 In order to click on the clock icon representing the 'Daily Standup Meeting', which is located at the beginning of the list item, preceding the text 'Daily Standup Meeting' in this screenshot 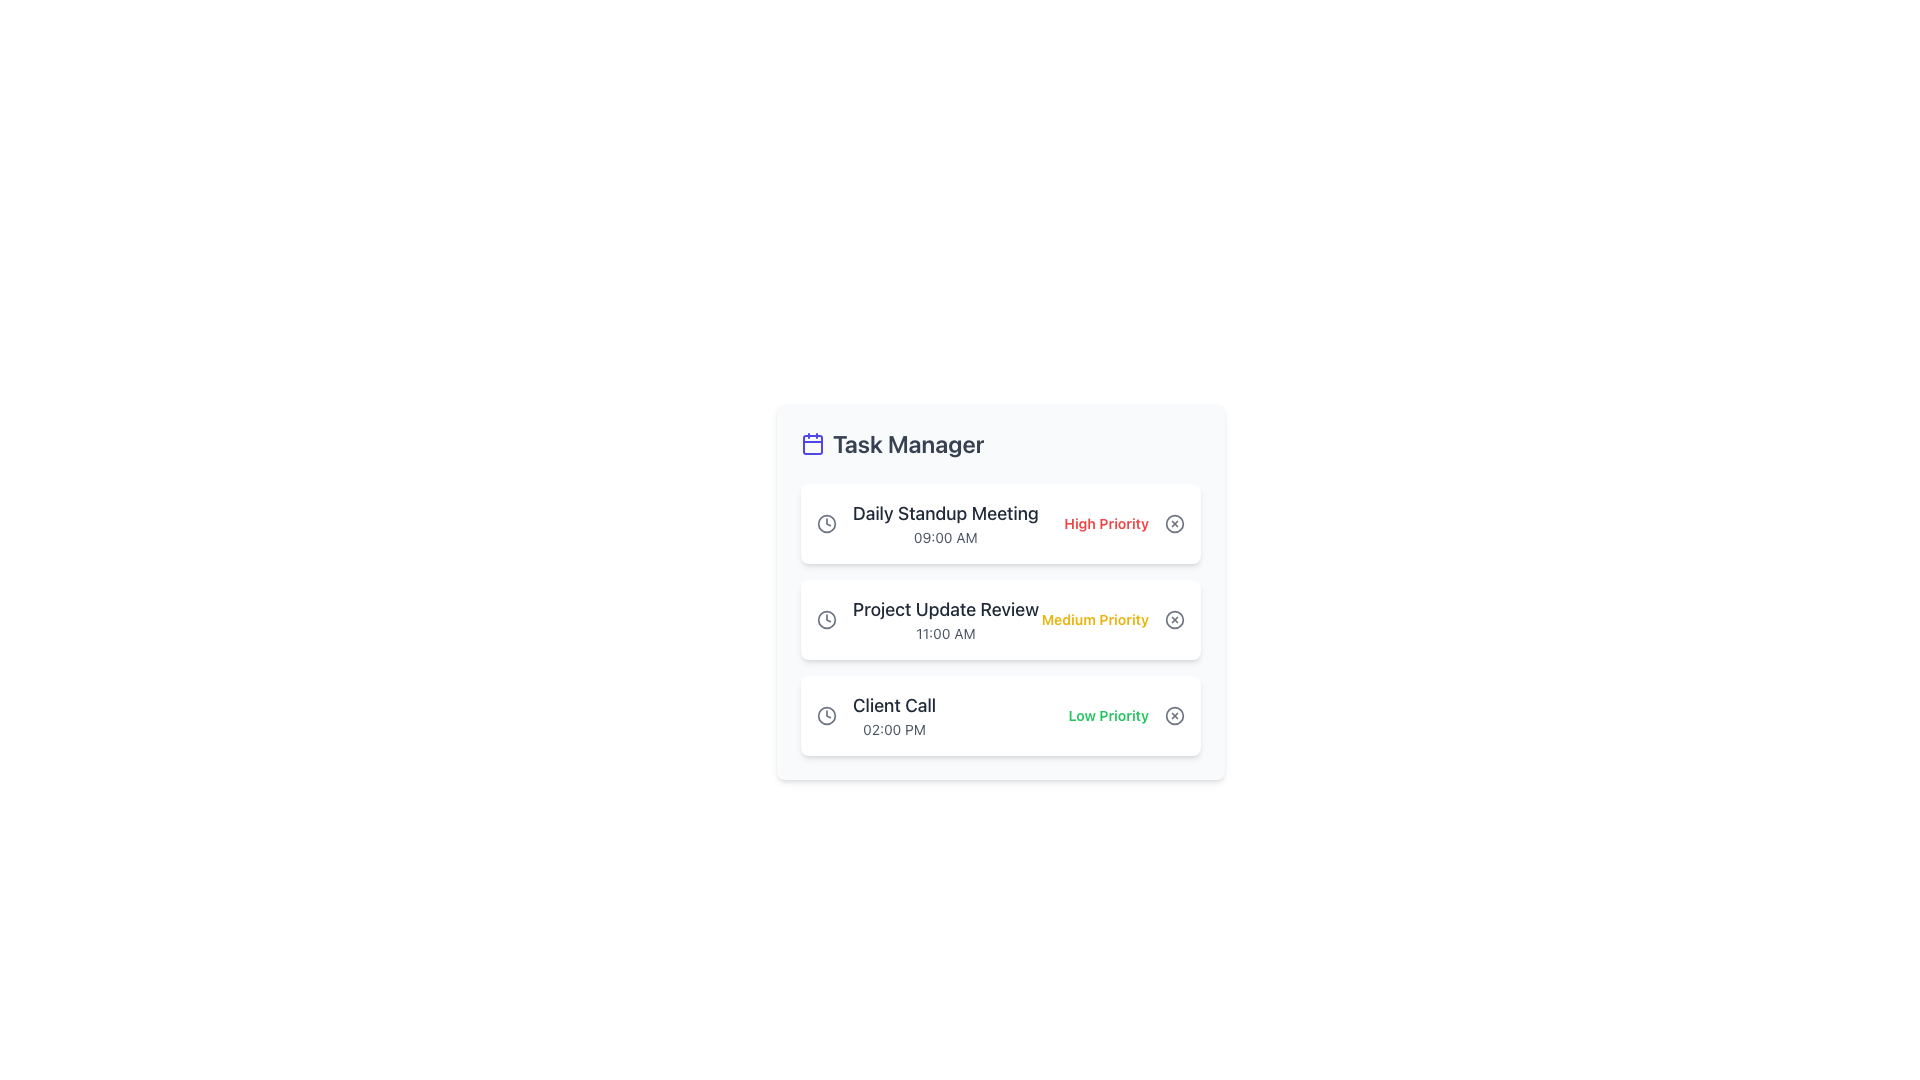, I will do `click(826, 523)`.